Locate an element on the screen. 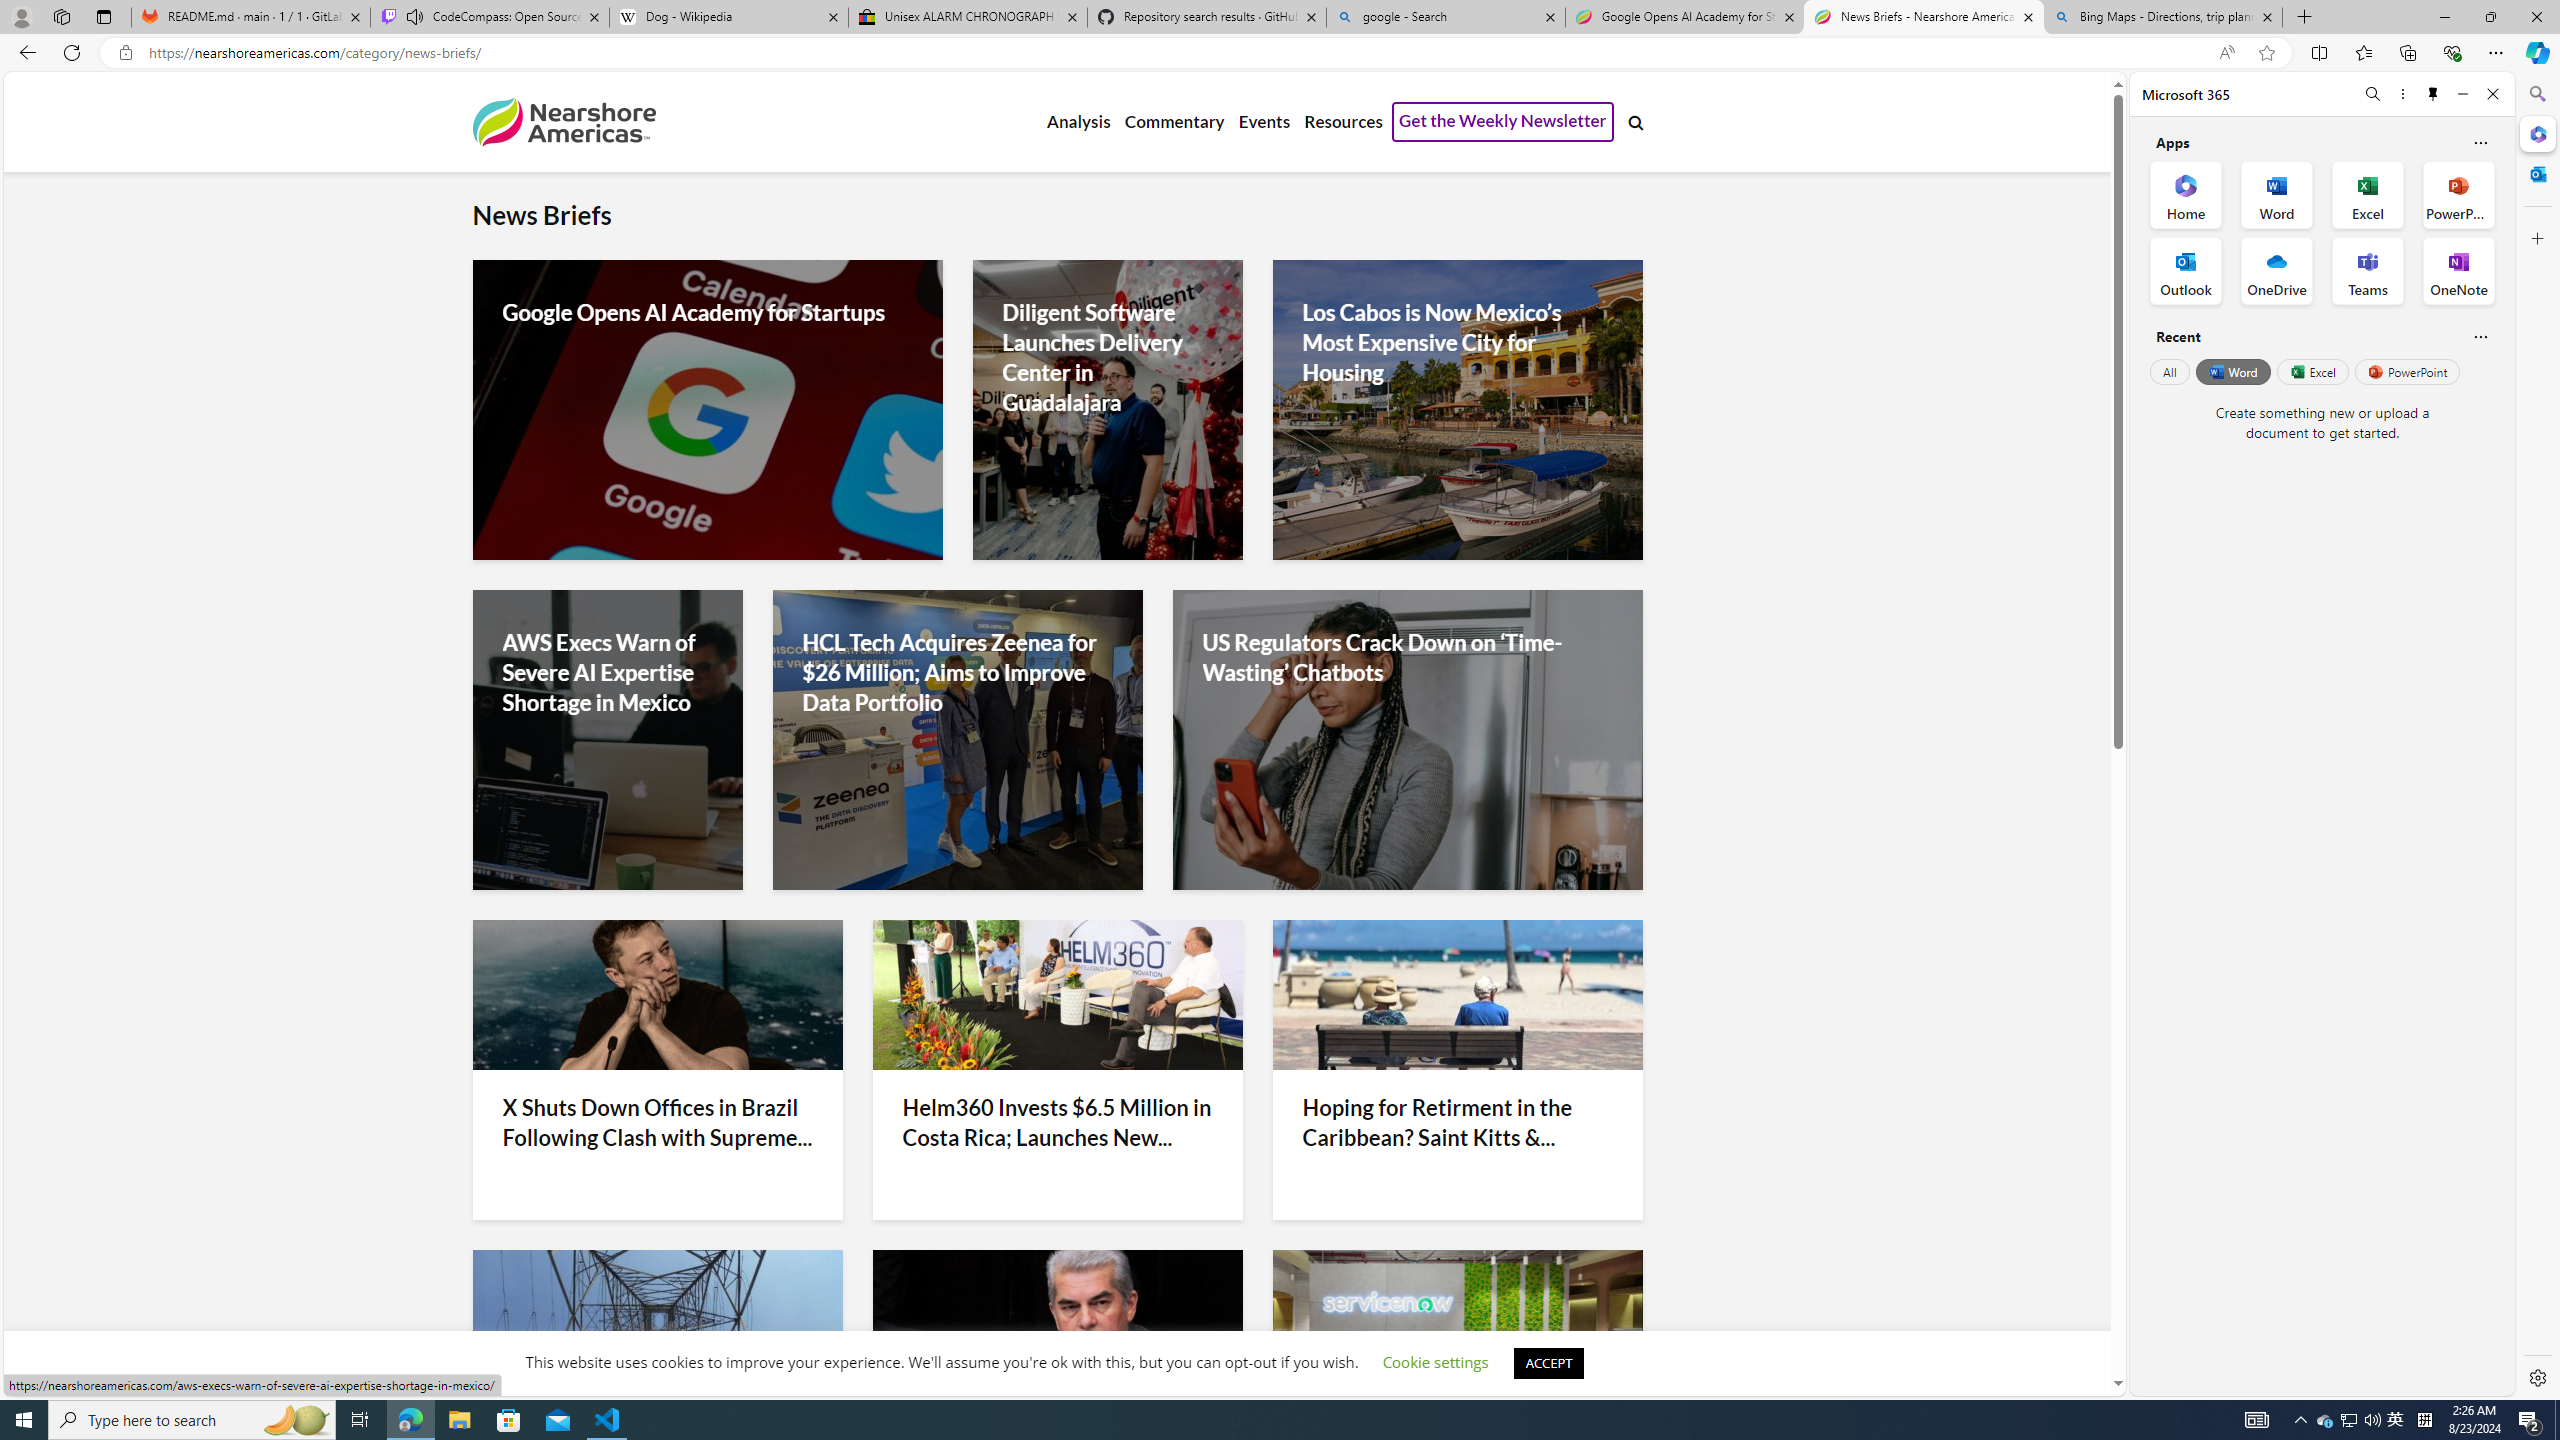 The width and height of the screenshot is (2560, 1440). 'Mute tab' is located at coordinates (413, 15).